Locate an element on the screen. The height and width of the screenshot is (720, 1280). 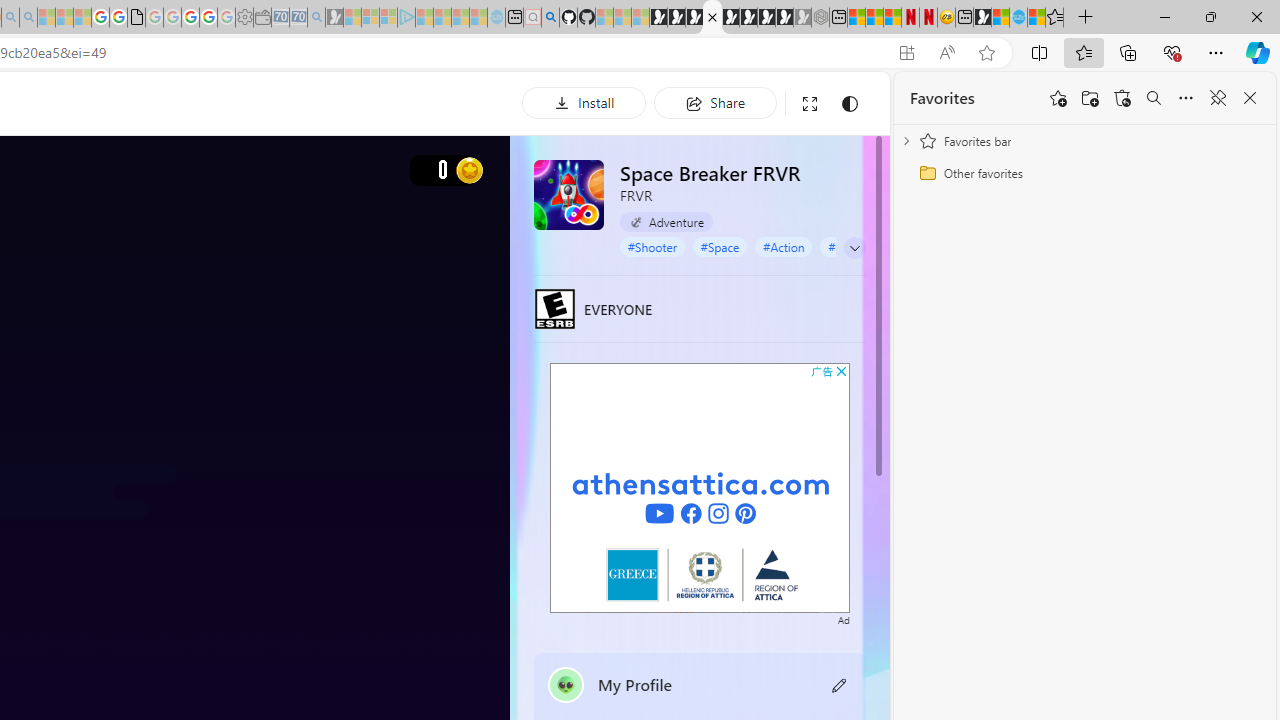
'""' is located at coordinates (564, 684).